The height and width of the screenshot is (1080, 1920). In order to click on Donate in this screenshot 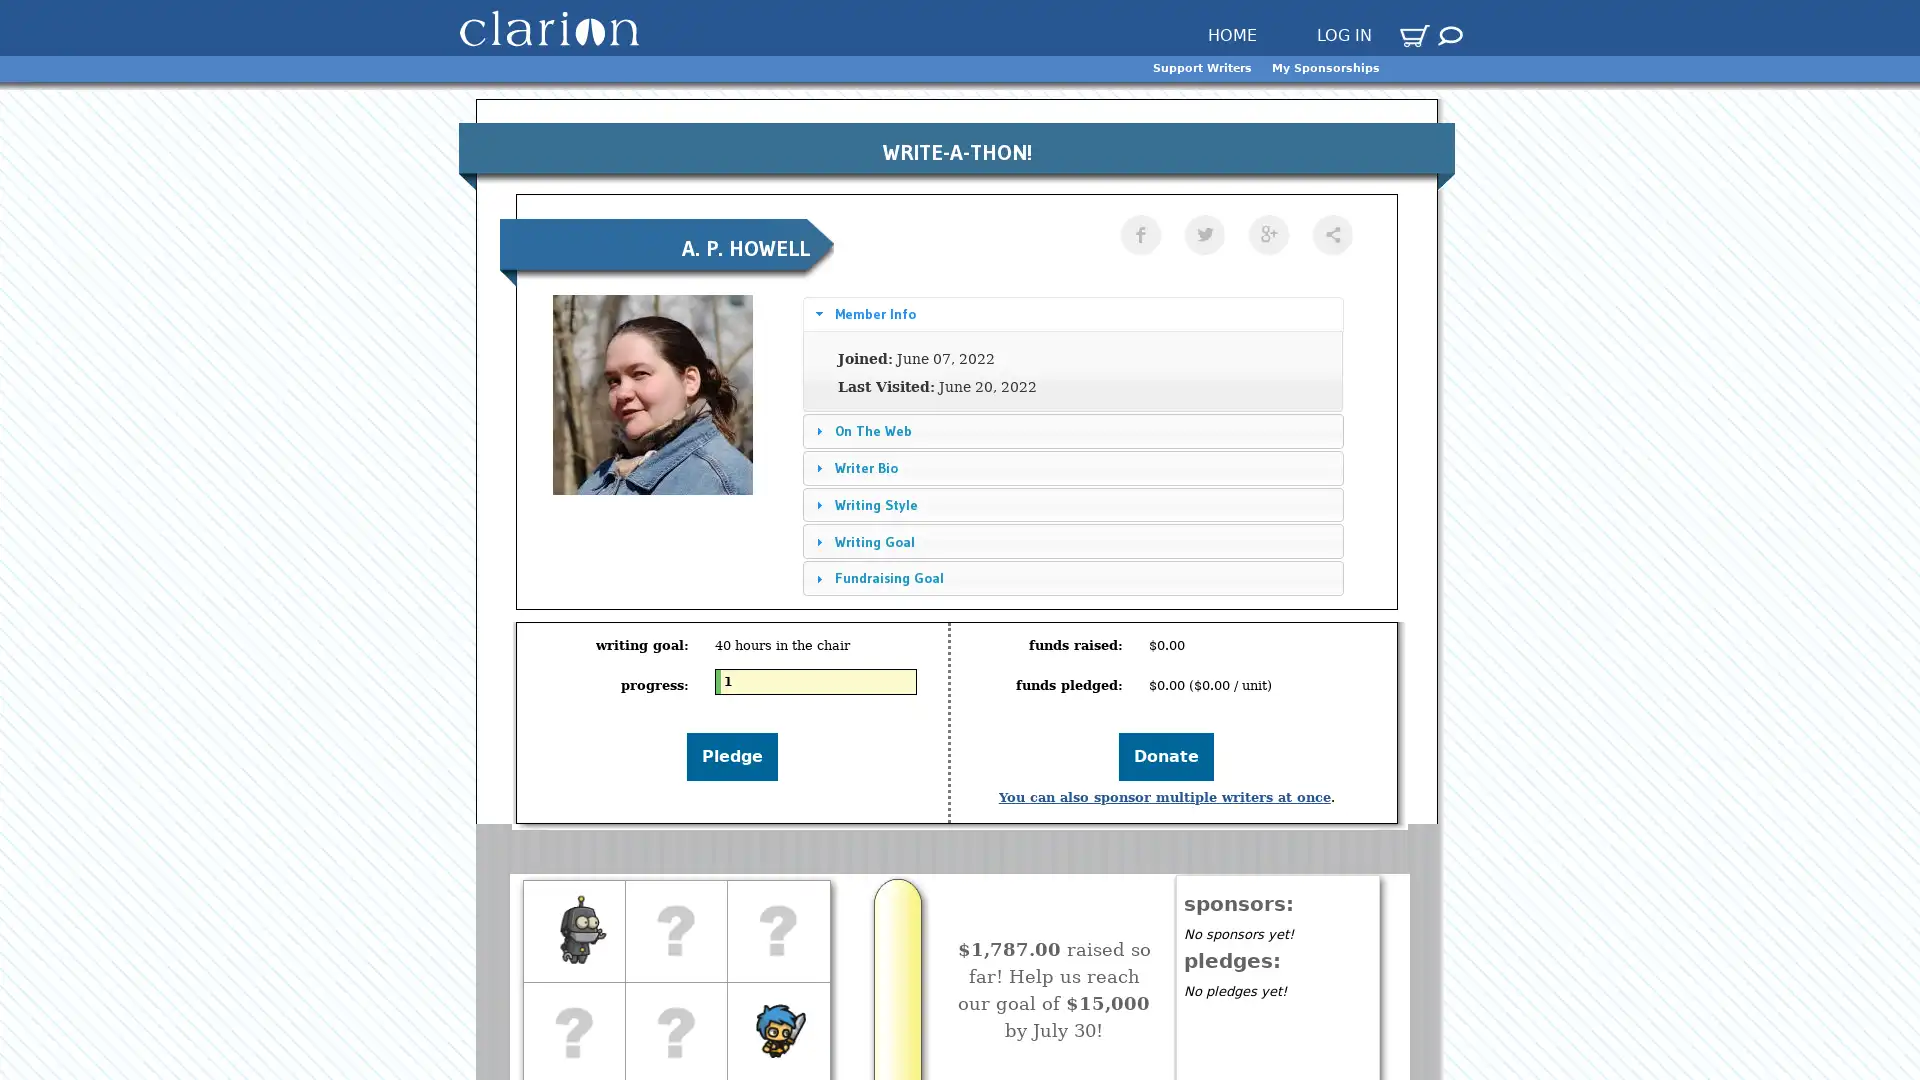, I will do `click(1166, 756)`.